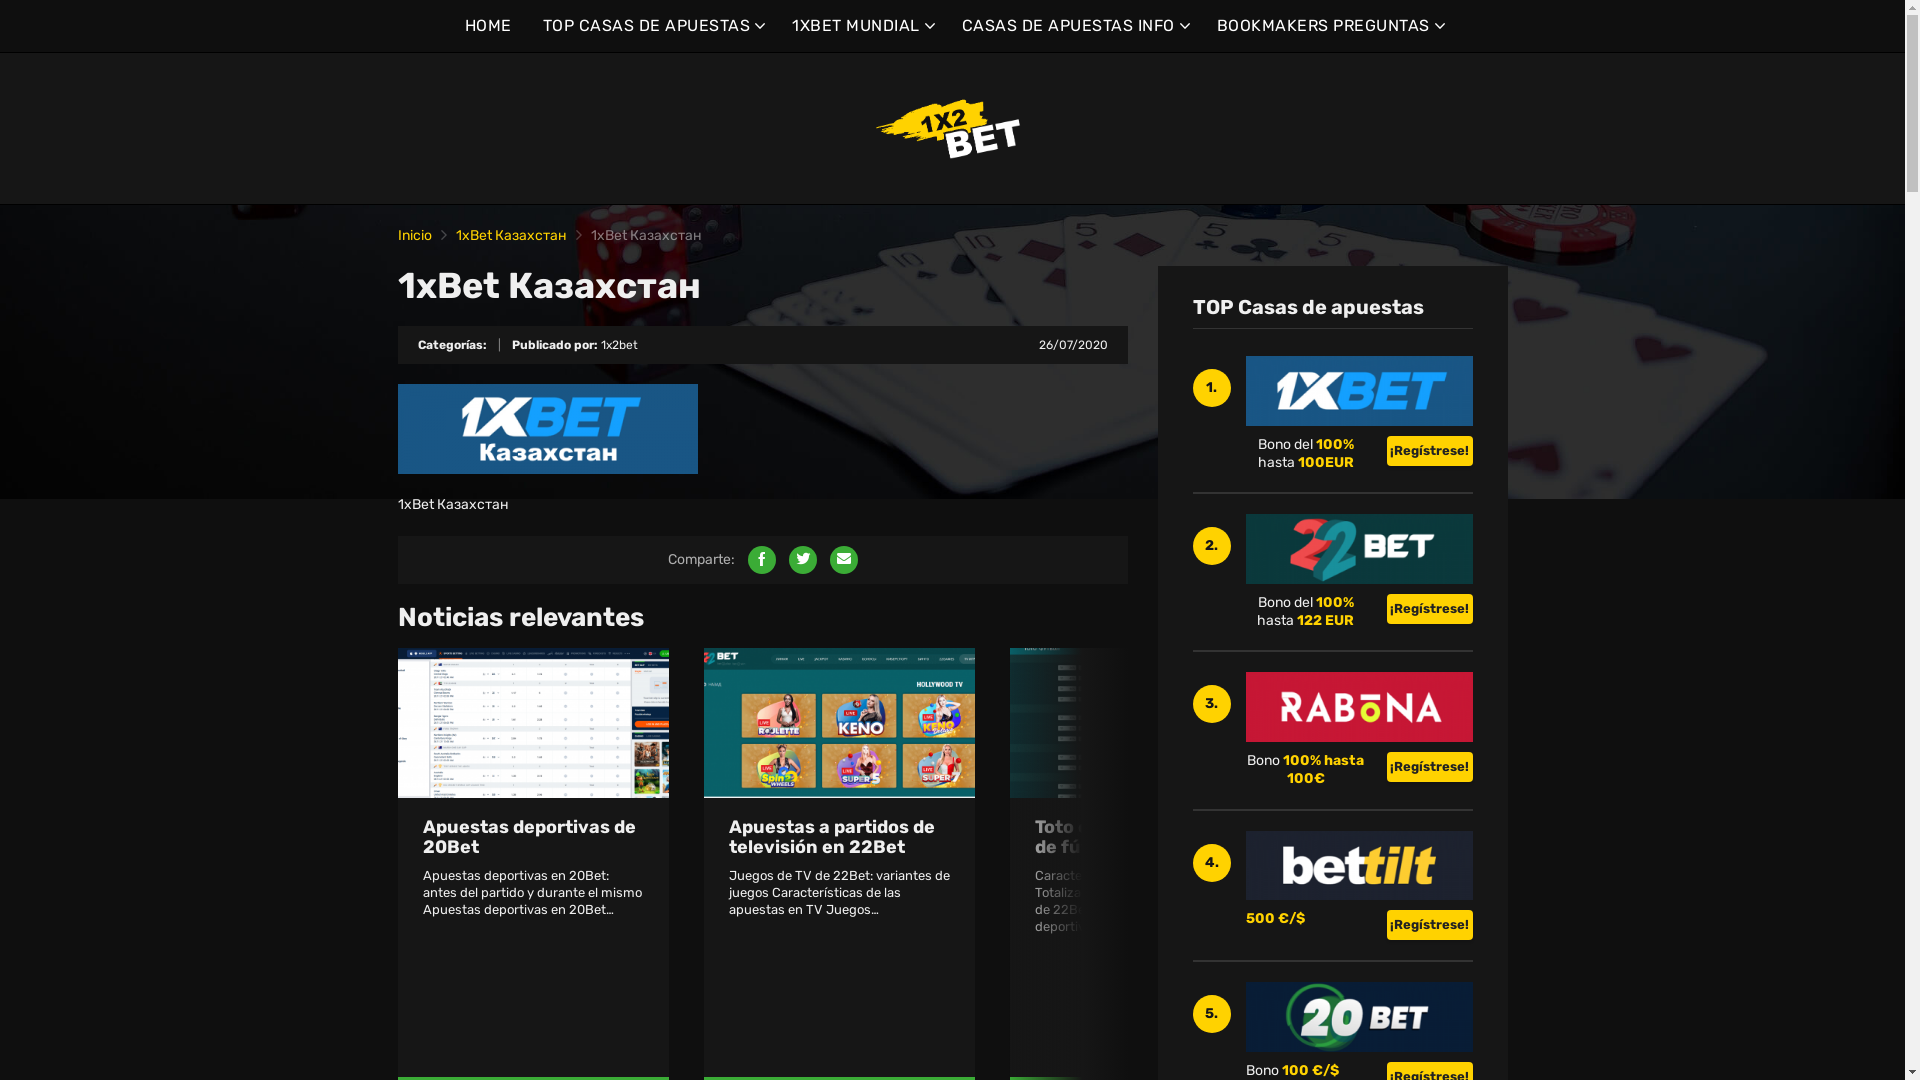 The width and height of the screenshot is (1920, 1080). Describe the element at coordinates (861, 26) in the screenshot. I see `'1XBET MUNDIAL'` at that location.